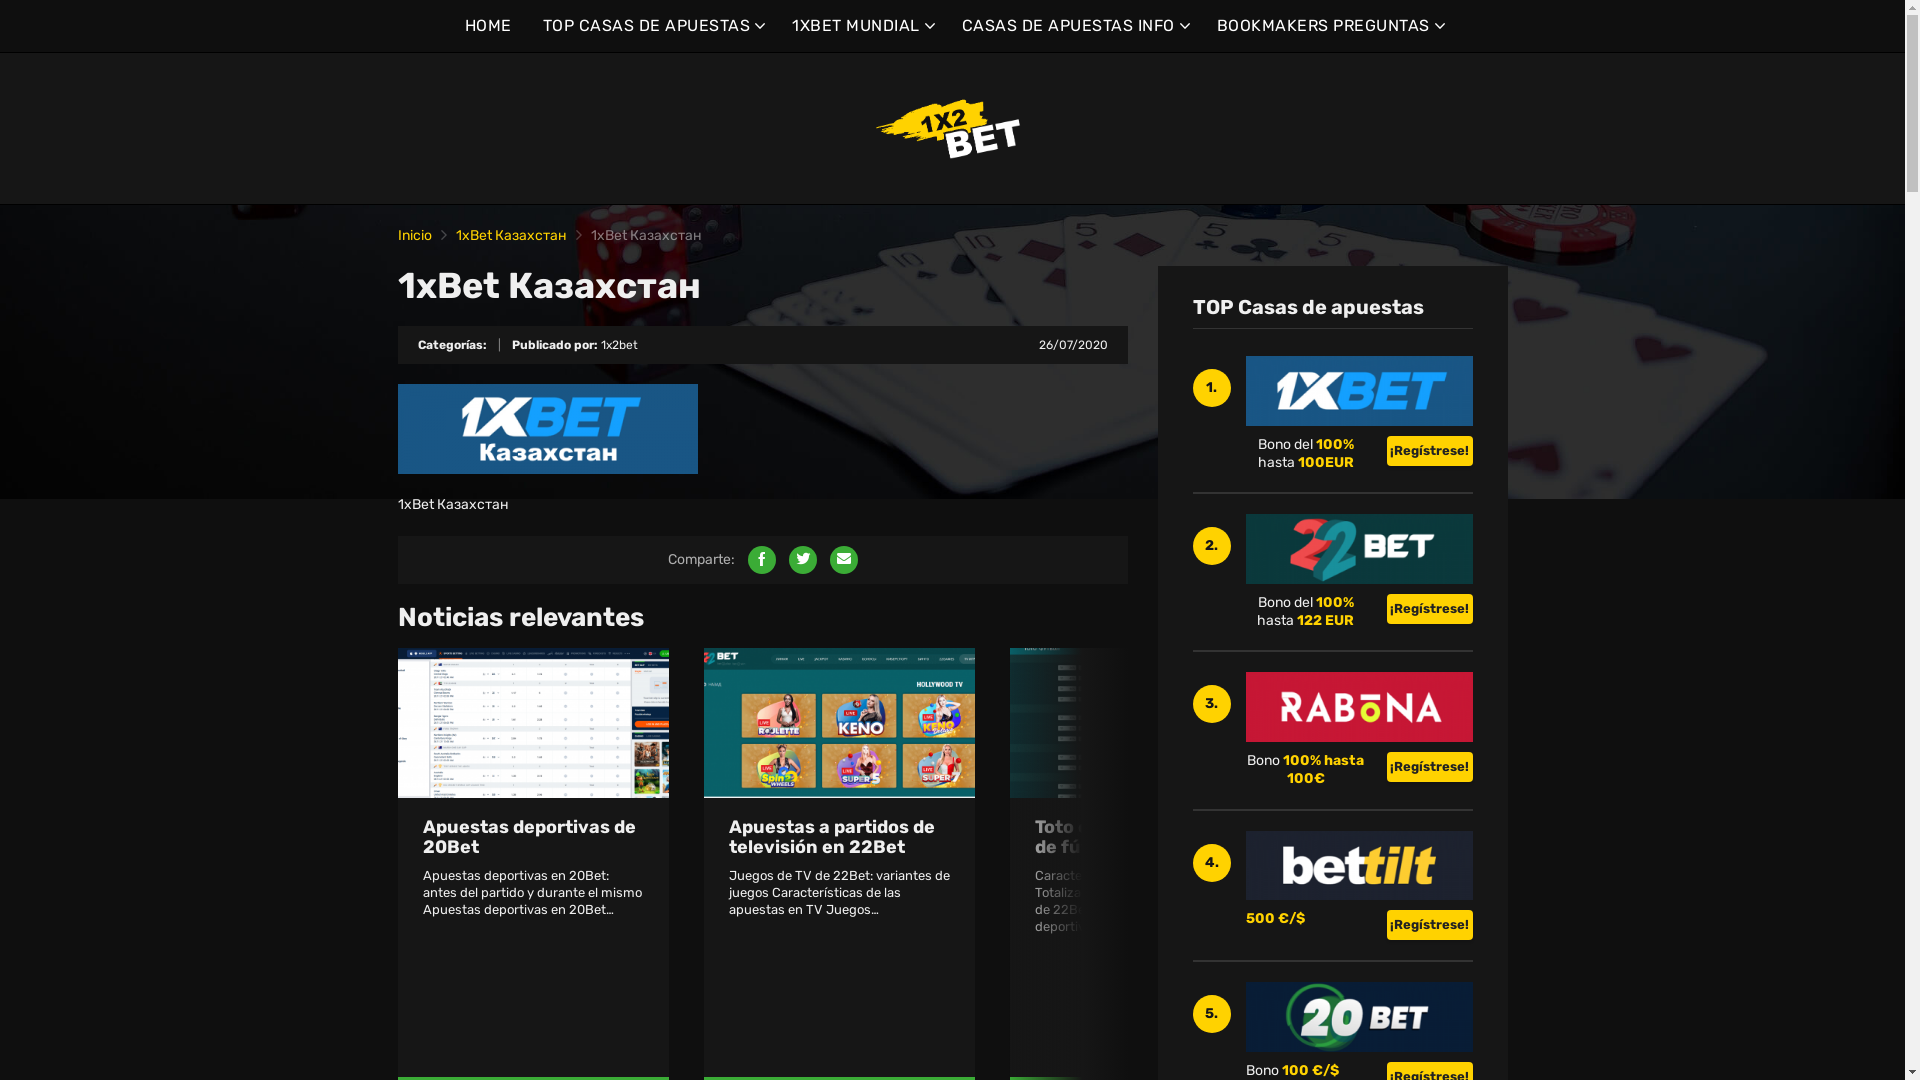 The width and height of the screenshot is (1920, 1080). Describe the element at coordinates (861, 26) in the screenshot. I see `'1XBET MUNDIAL'` at that location.